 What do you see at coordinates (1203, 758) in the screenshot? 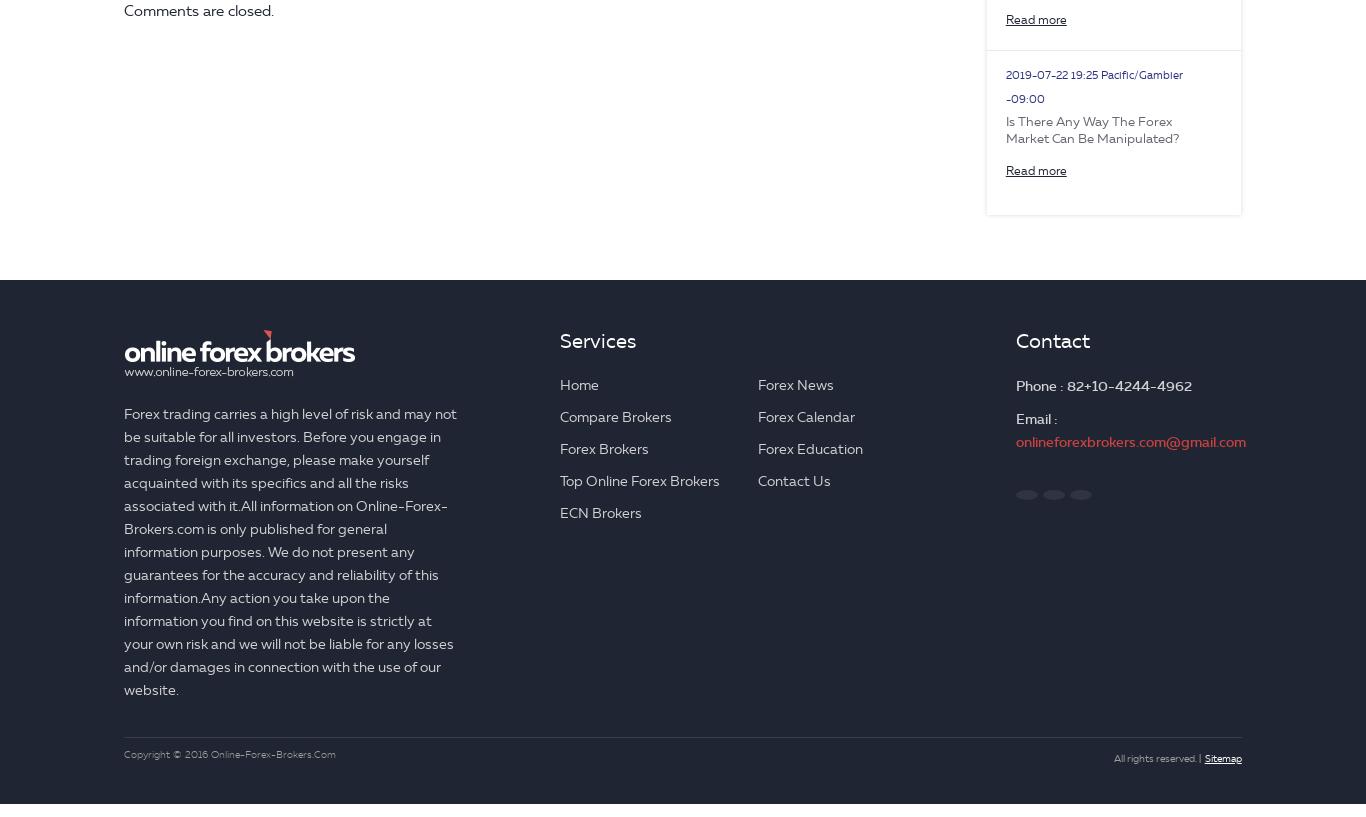
I see `'Sitemap'` at bounding box center [1203, 758].